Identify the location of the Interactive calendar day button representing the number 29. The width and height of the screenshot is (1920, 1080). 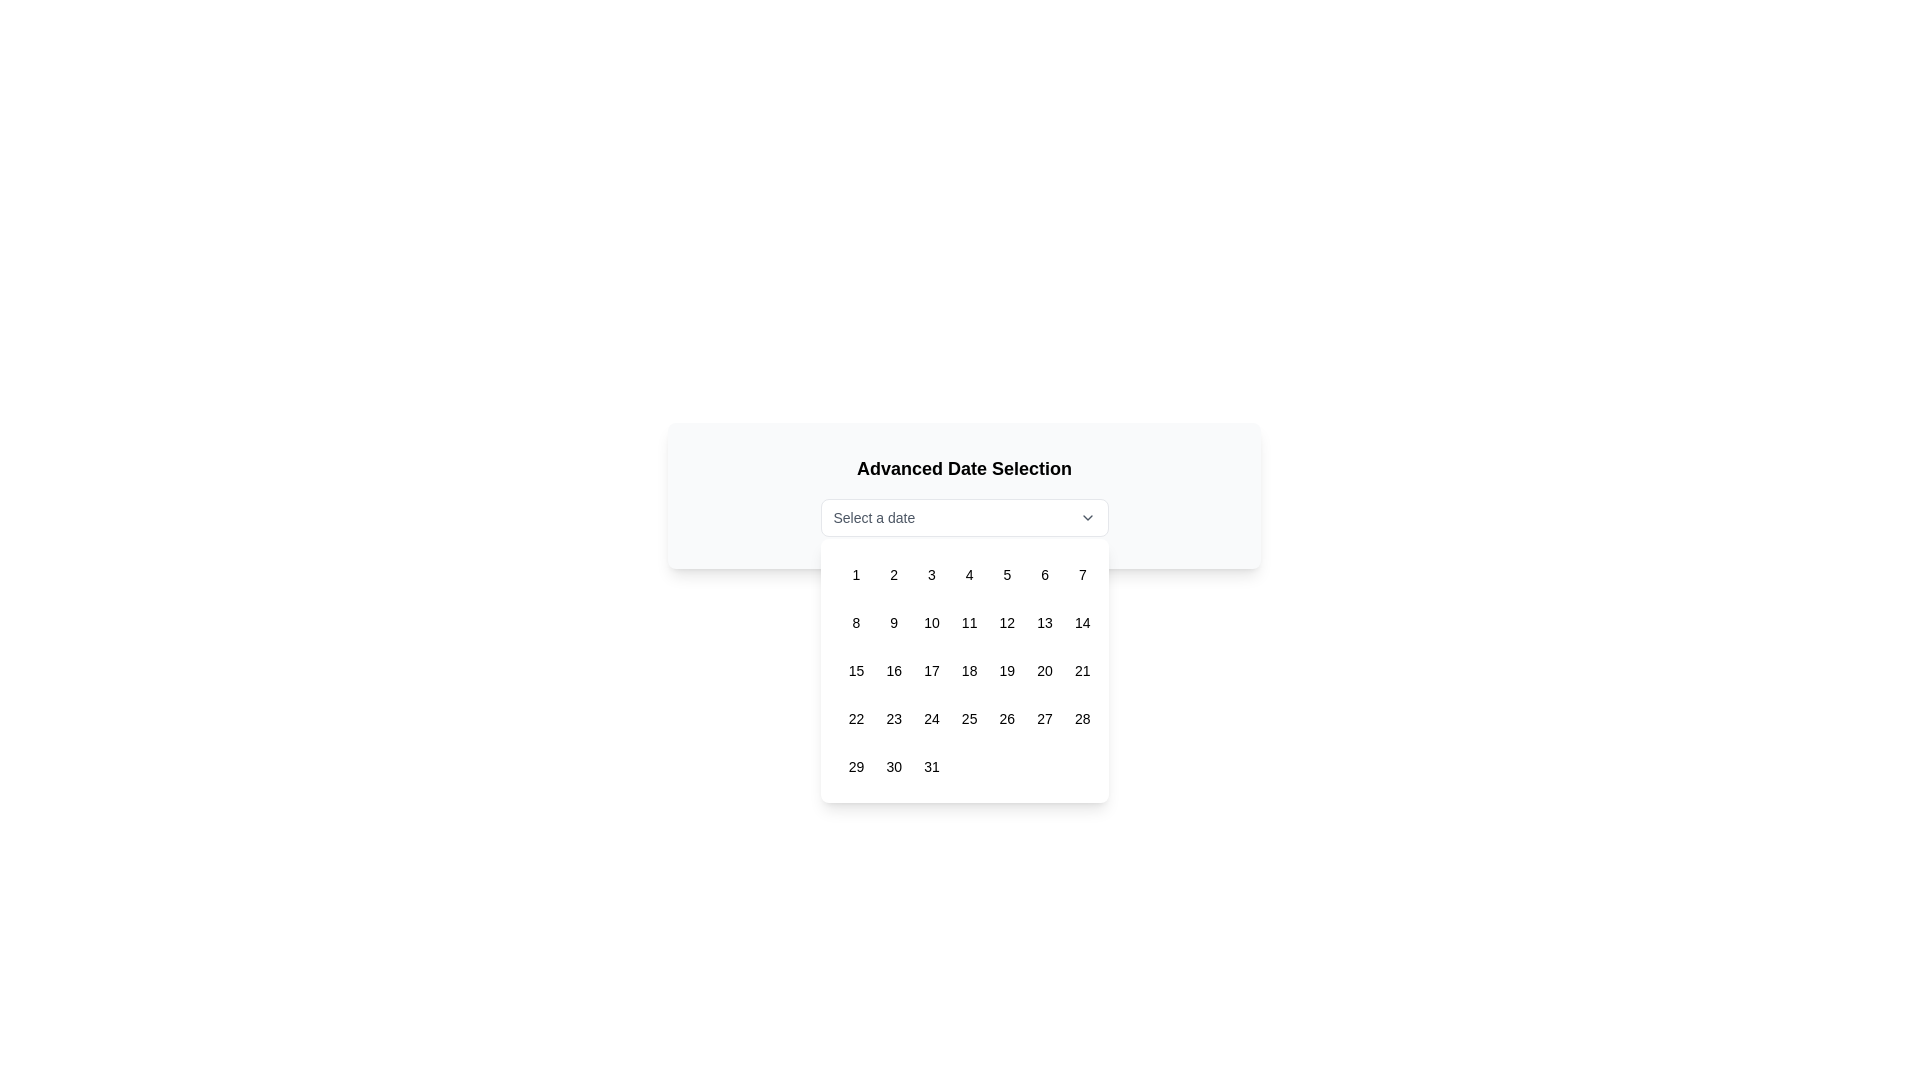
(856, 766).